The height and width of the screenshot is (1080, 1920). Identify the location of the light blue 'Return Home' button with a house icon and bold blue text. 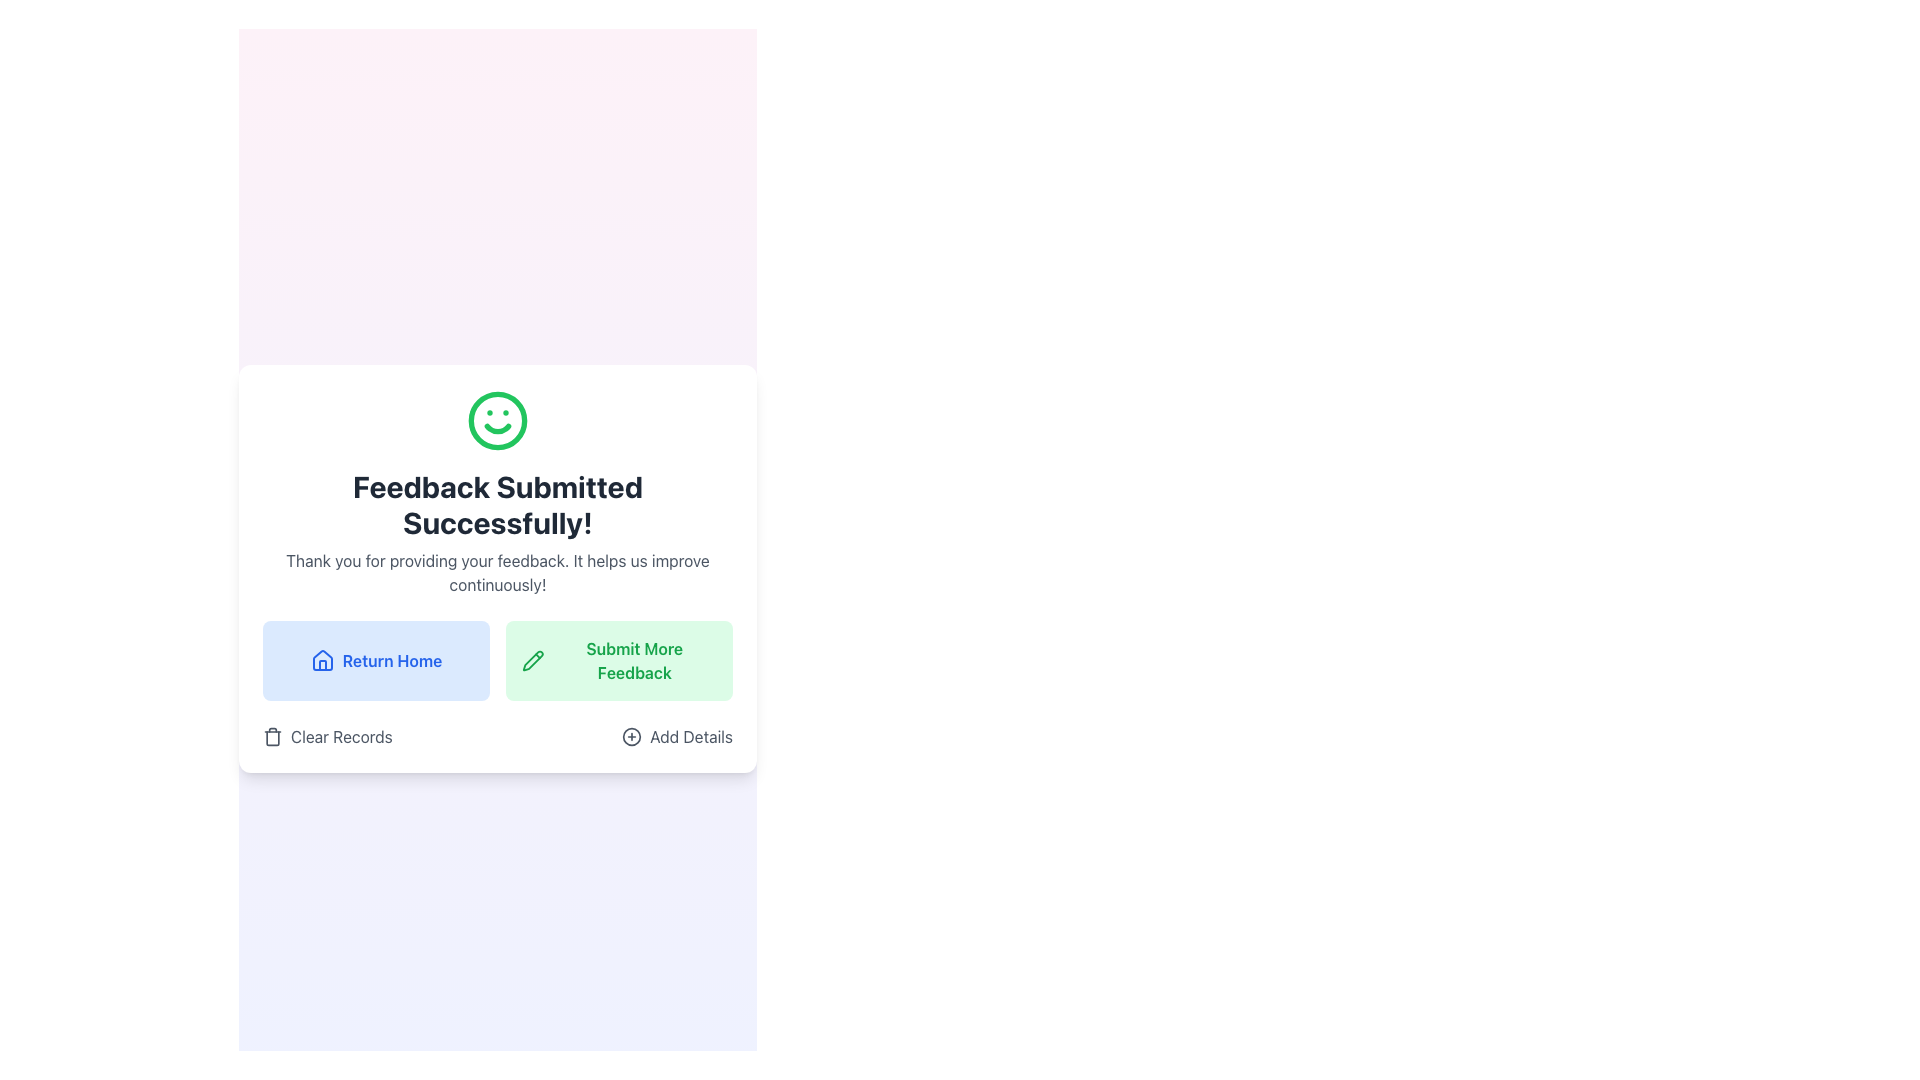
(376, 660).